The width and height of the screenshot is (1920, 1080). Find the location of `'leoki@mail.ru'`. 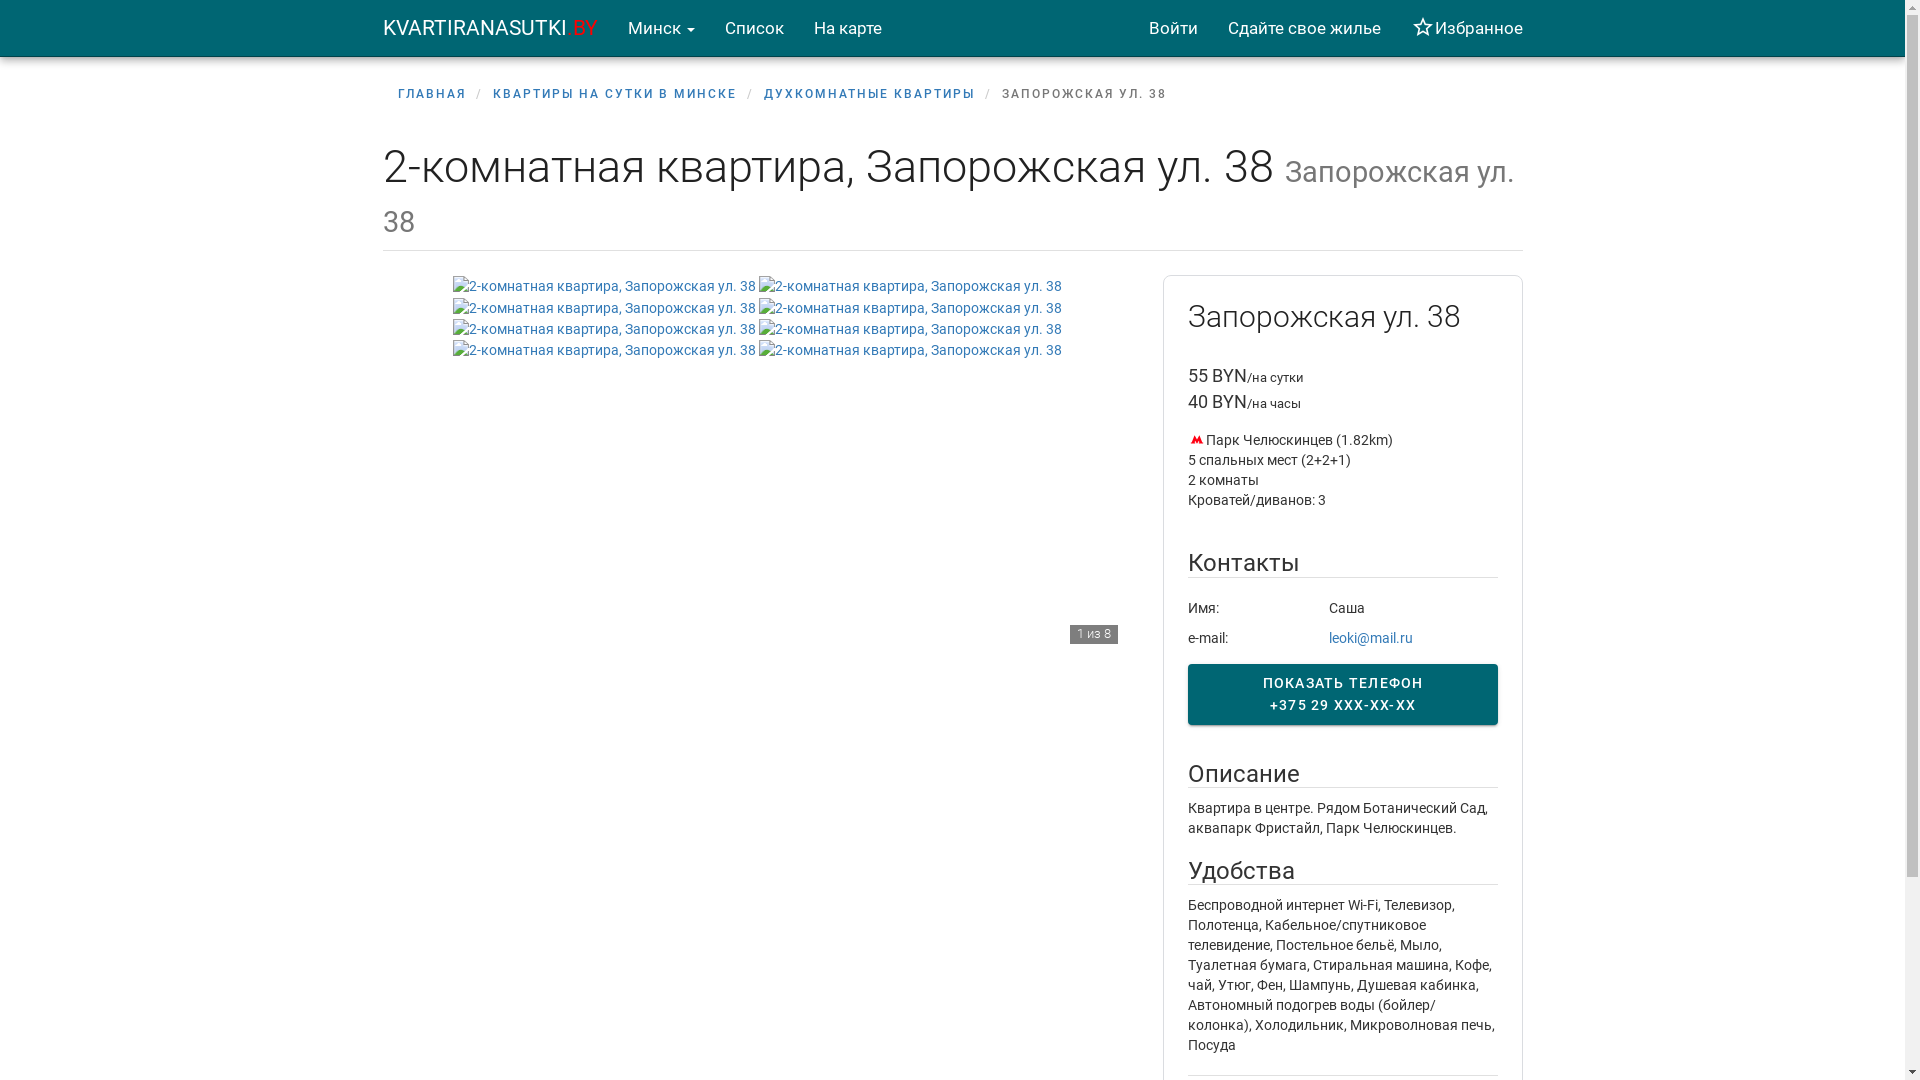

'leoki@mail.ru' is located at coordinates (1370, 637).